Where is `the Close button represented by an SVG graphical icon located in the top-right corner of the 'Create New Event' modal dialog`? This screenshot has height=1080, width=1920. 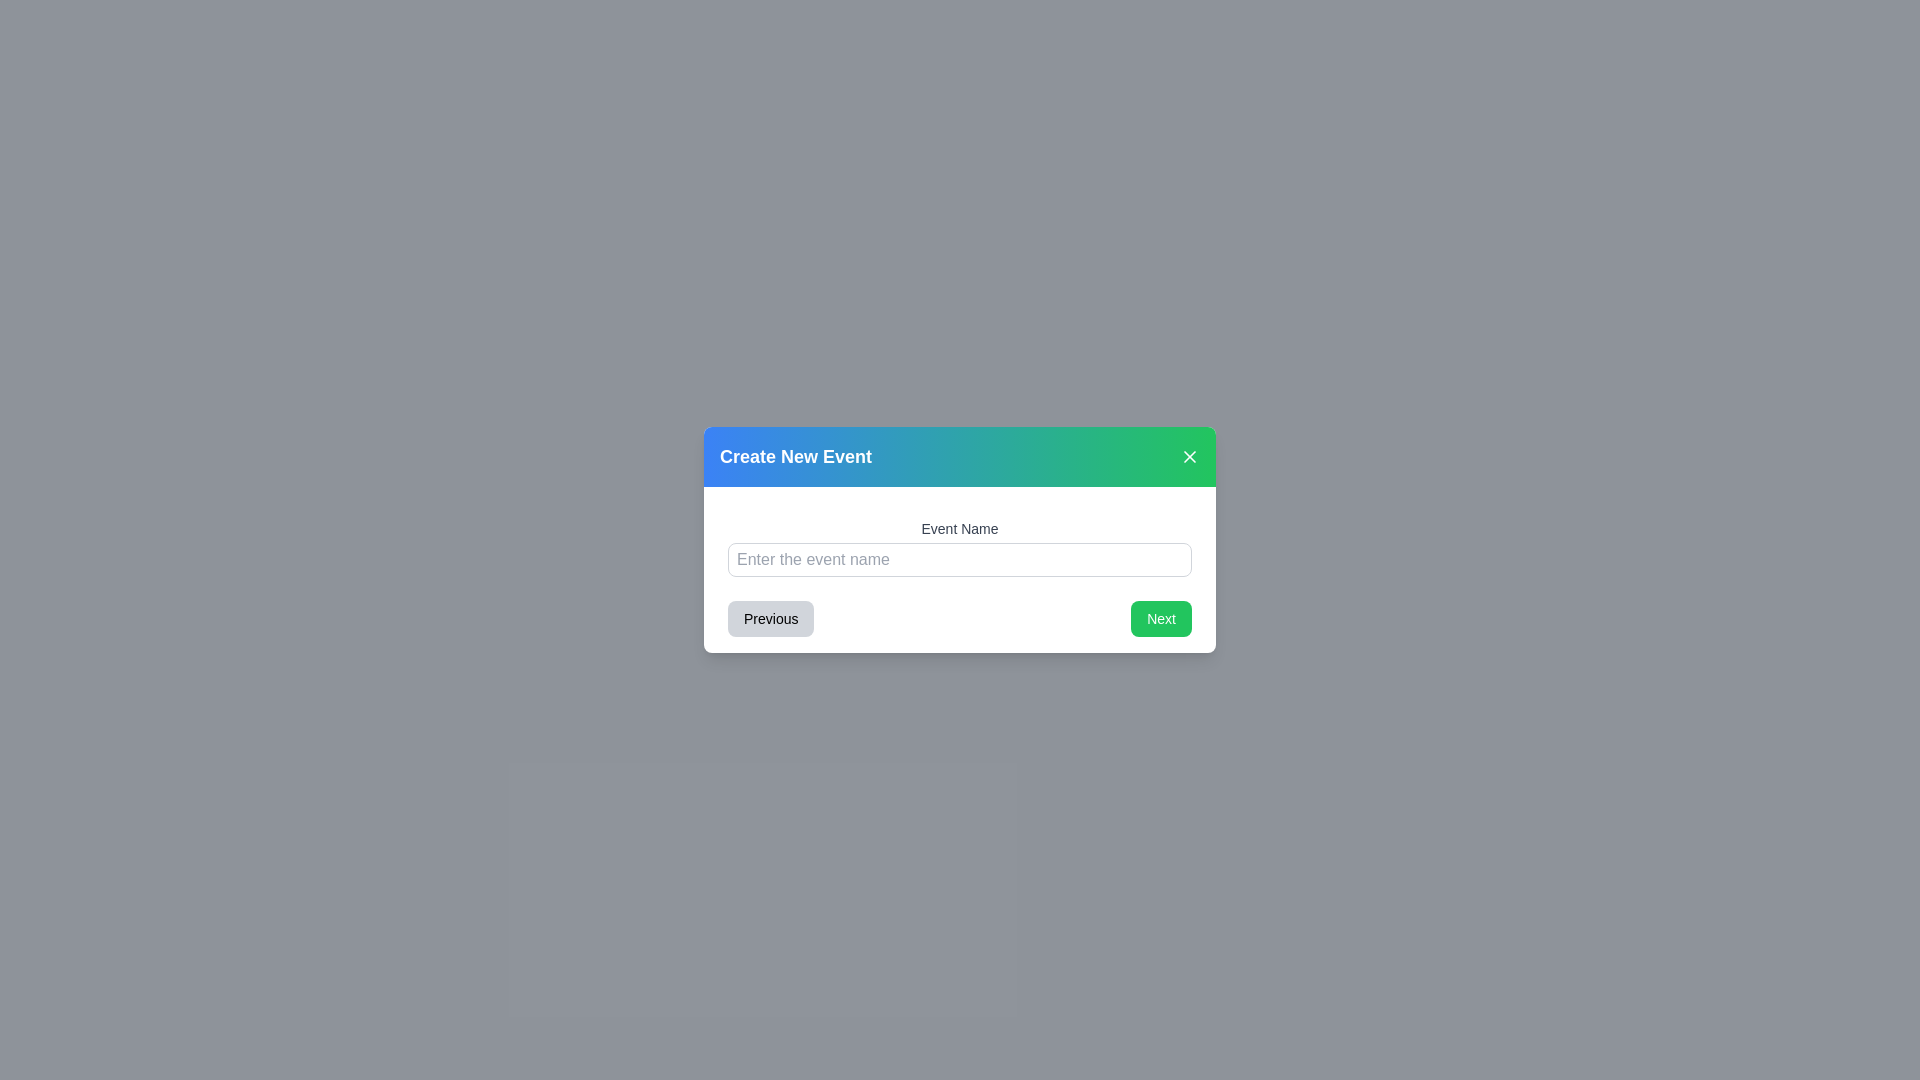
the Close button represented by an SVG graphical icon located in the top-right corner of the 'Create New Event' modal dialog is located at coordinates (1190, 456).